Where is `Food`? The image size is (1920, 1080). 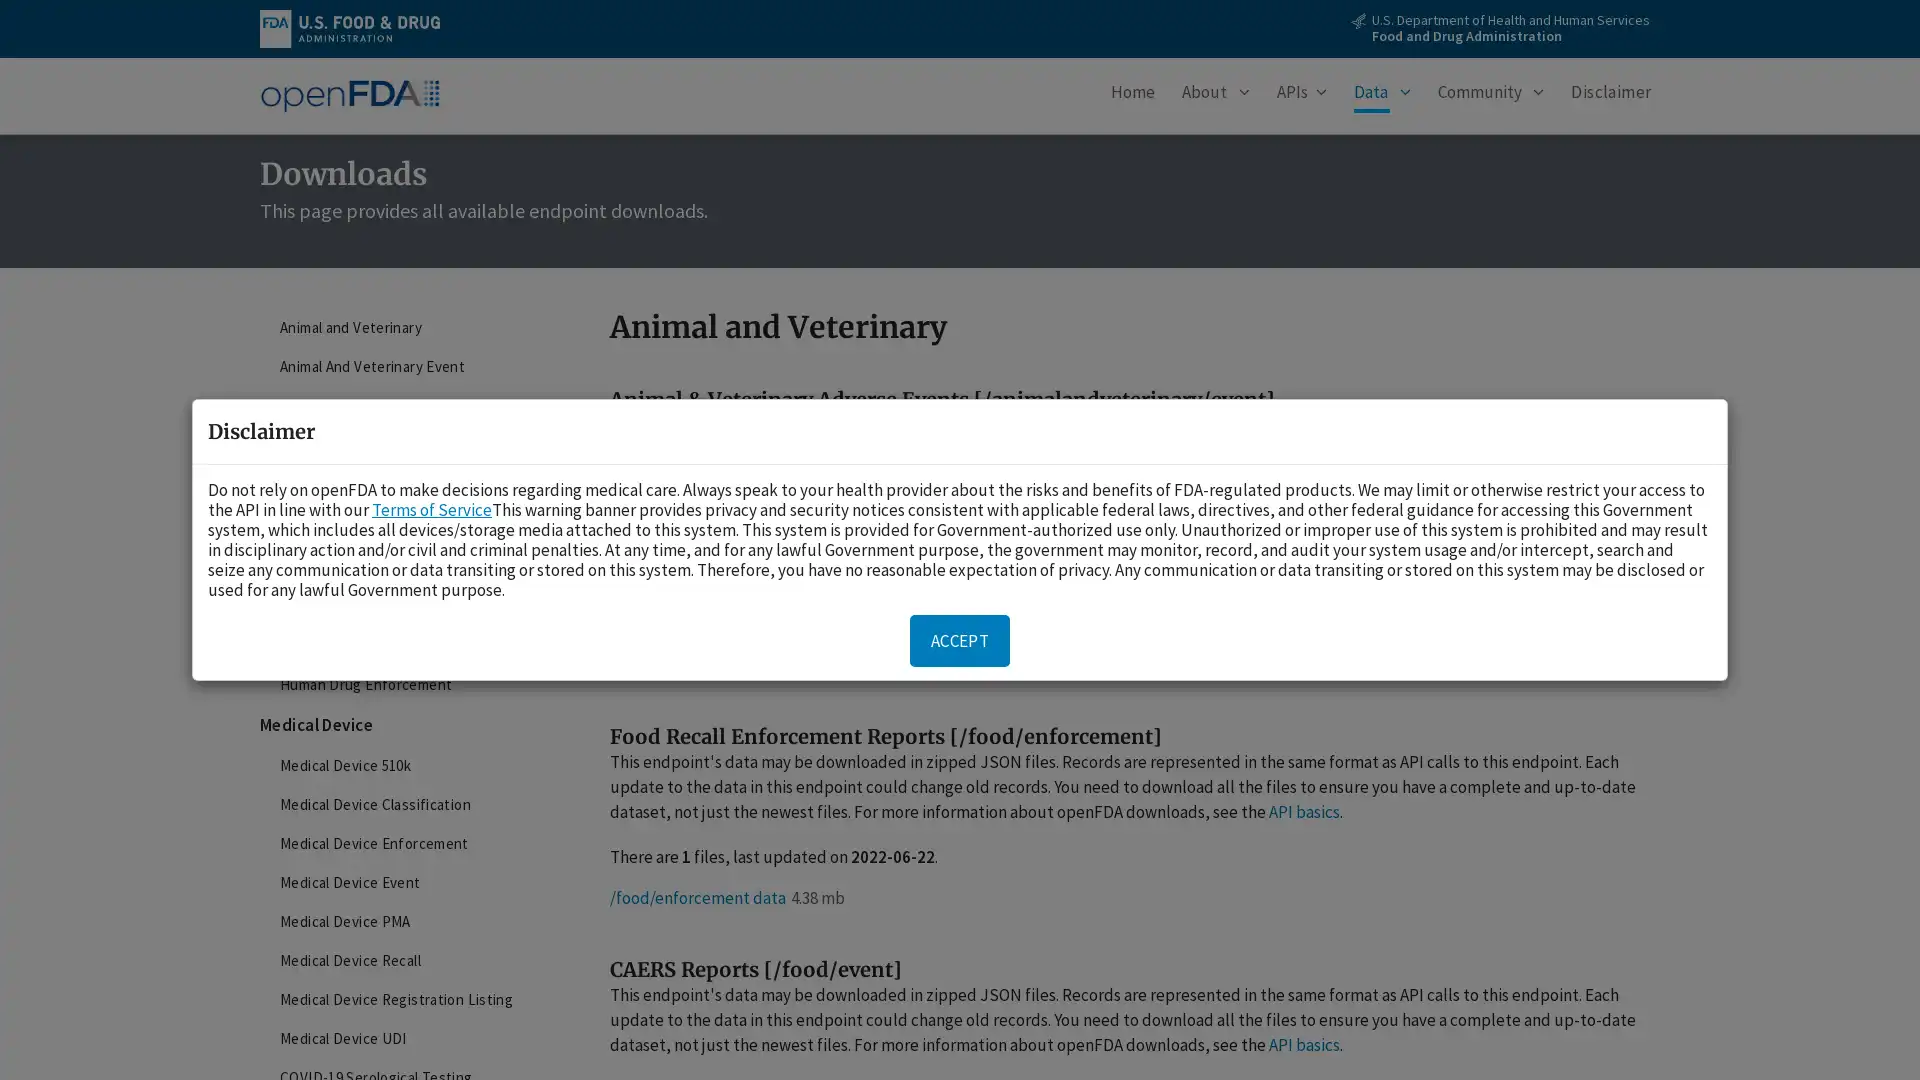 Food is located at coordinates (408, 406).